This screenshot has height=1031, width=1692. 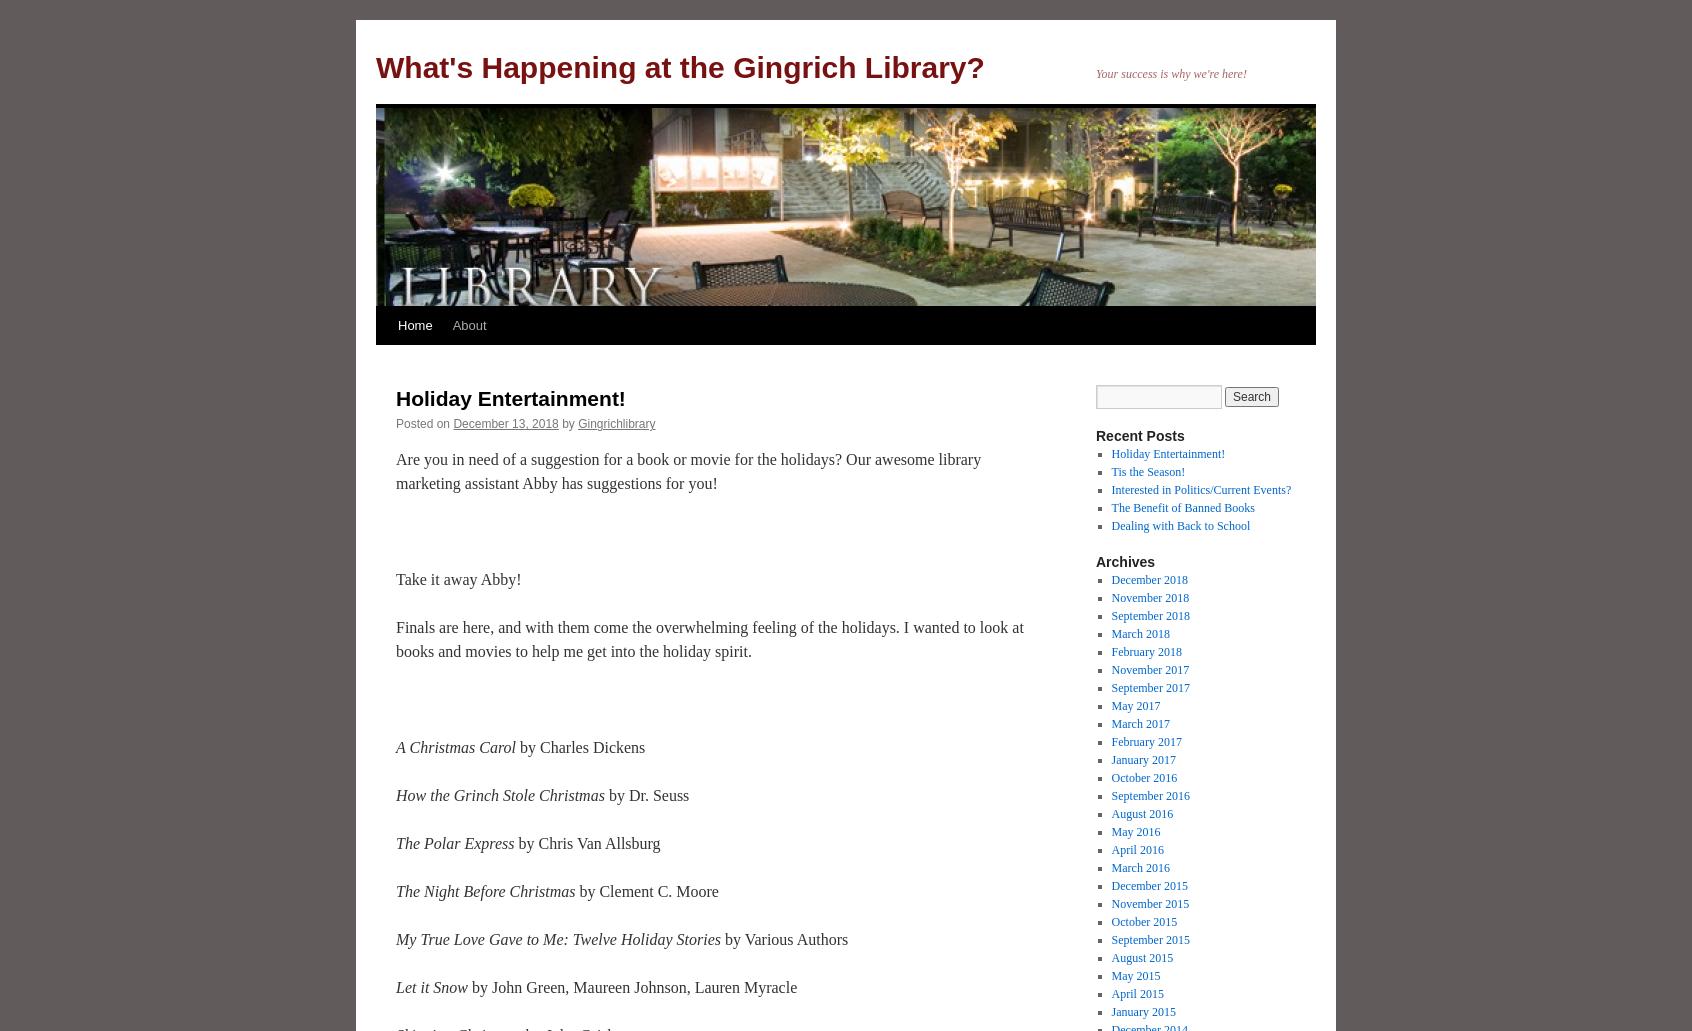 What do you see at coordinates (1149, 938) in the screenshot?
I see `'September 2015'` at bounding box center [1149, 938].